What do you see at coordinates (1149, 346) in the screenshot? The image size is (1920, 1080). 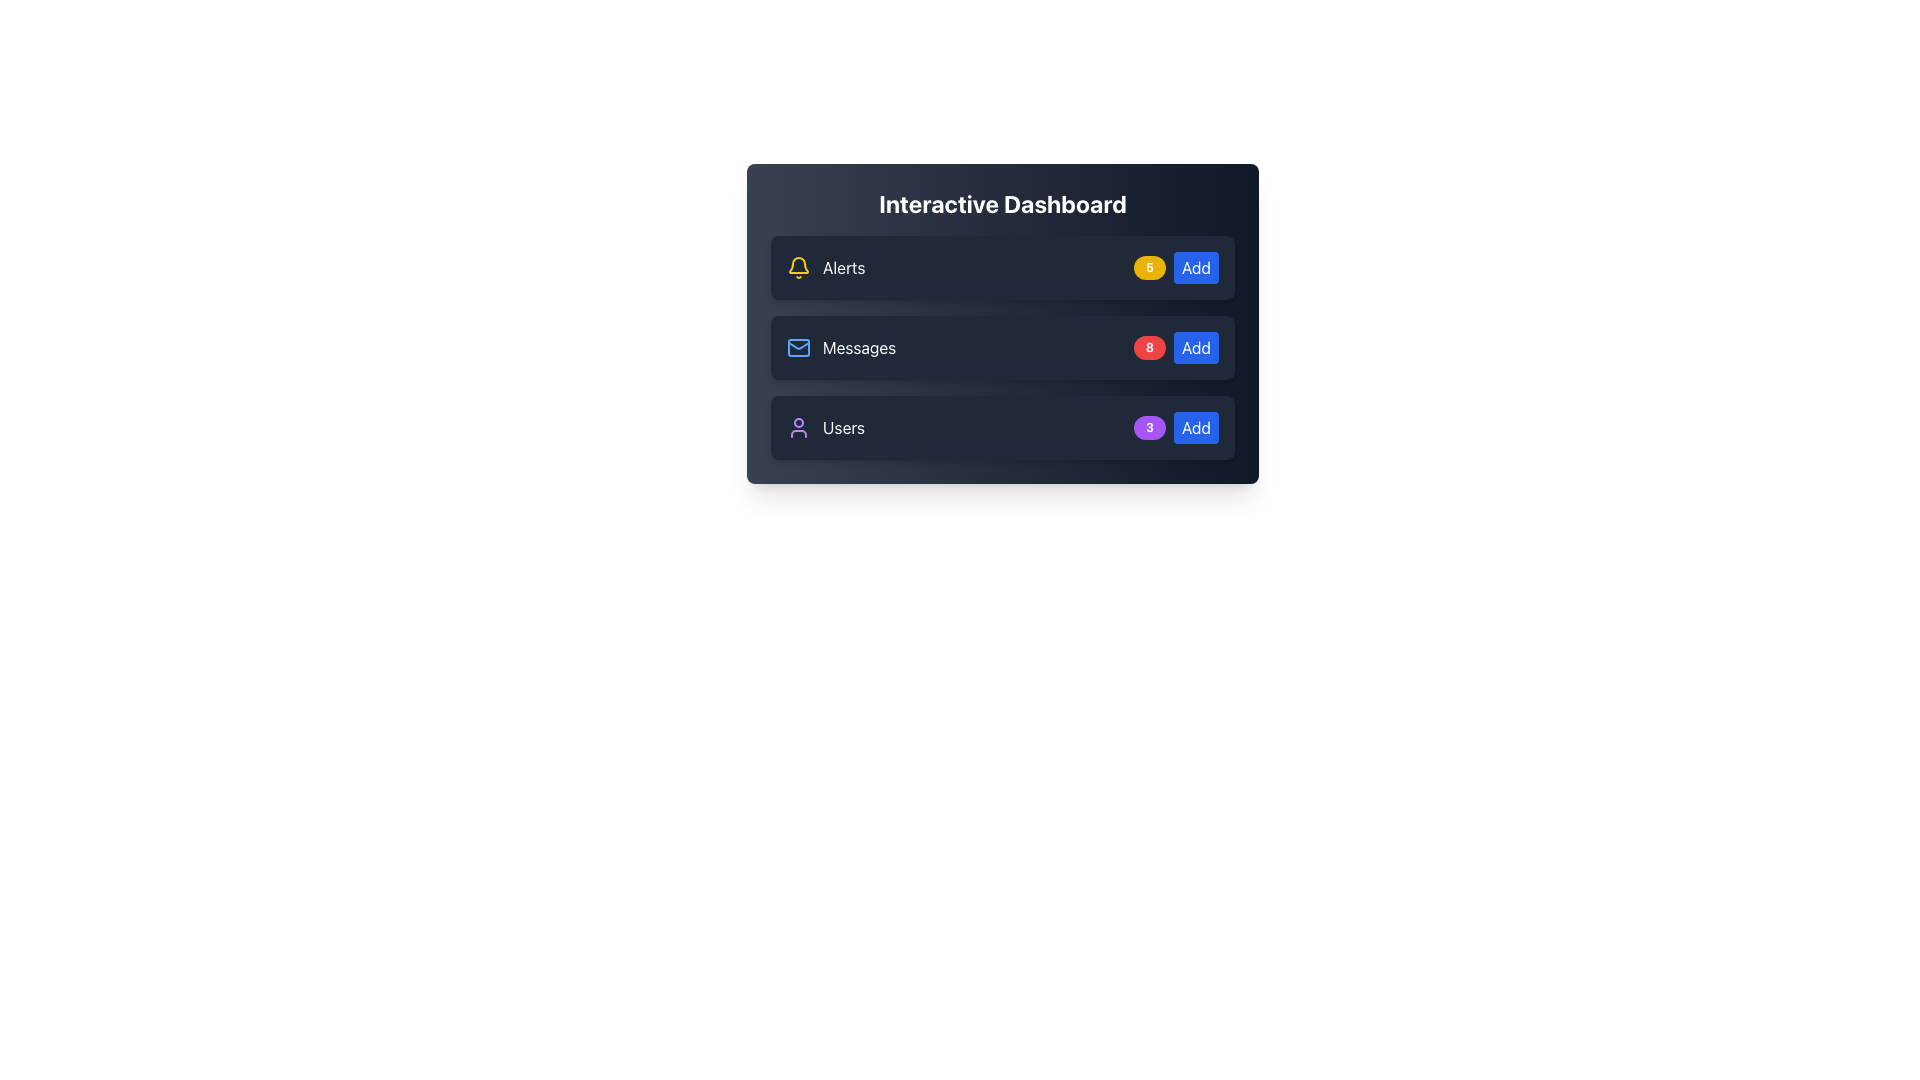 I see `the numerical count displayed on the red badge representing unread messages in the 'Messages' section of the dashboard` at bounding box center [1149, 346].